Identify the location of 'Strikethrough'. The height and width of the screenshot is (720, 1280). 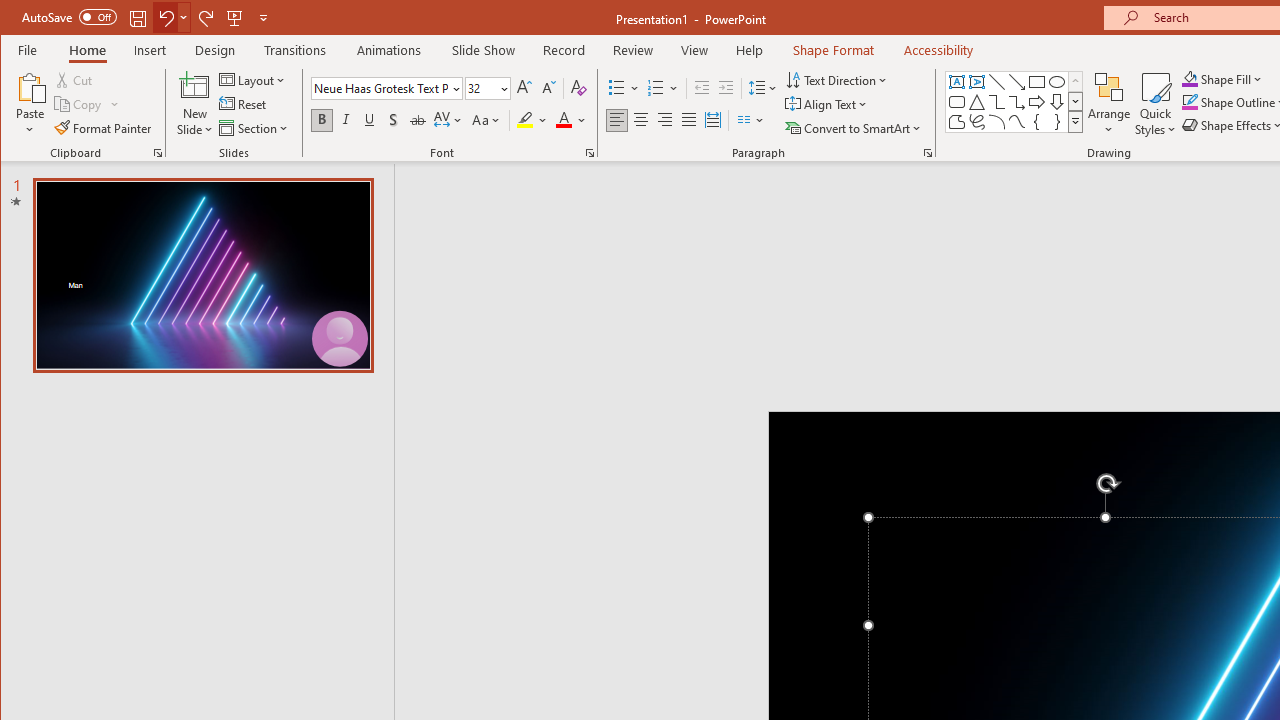
(416, 120).